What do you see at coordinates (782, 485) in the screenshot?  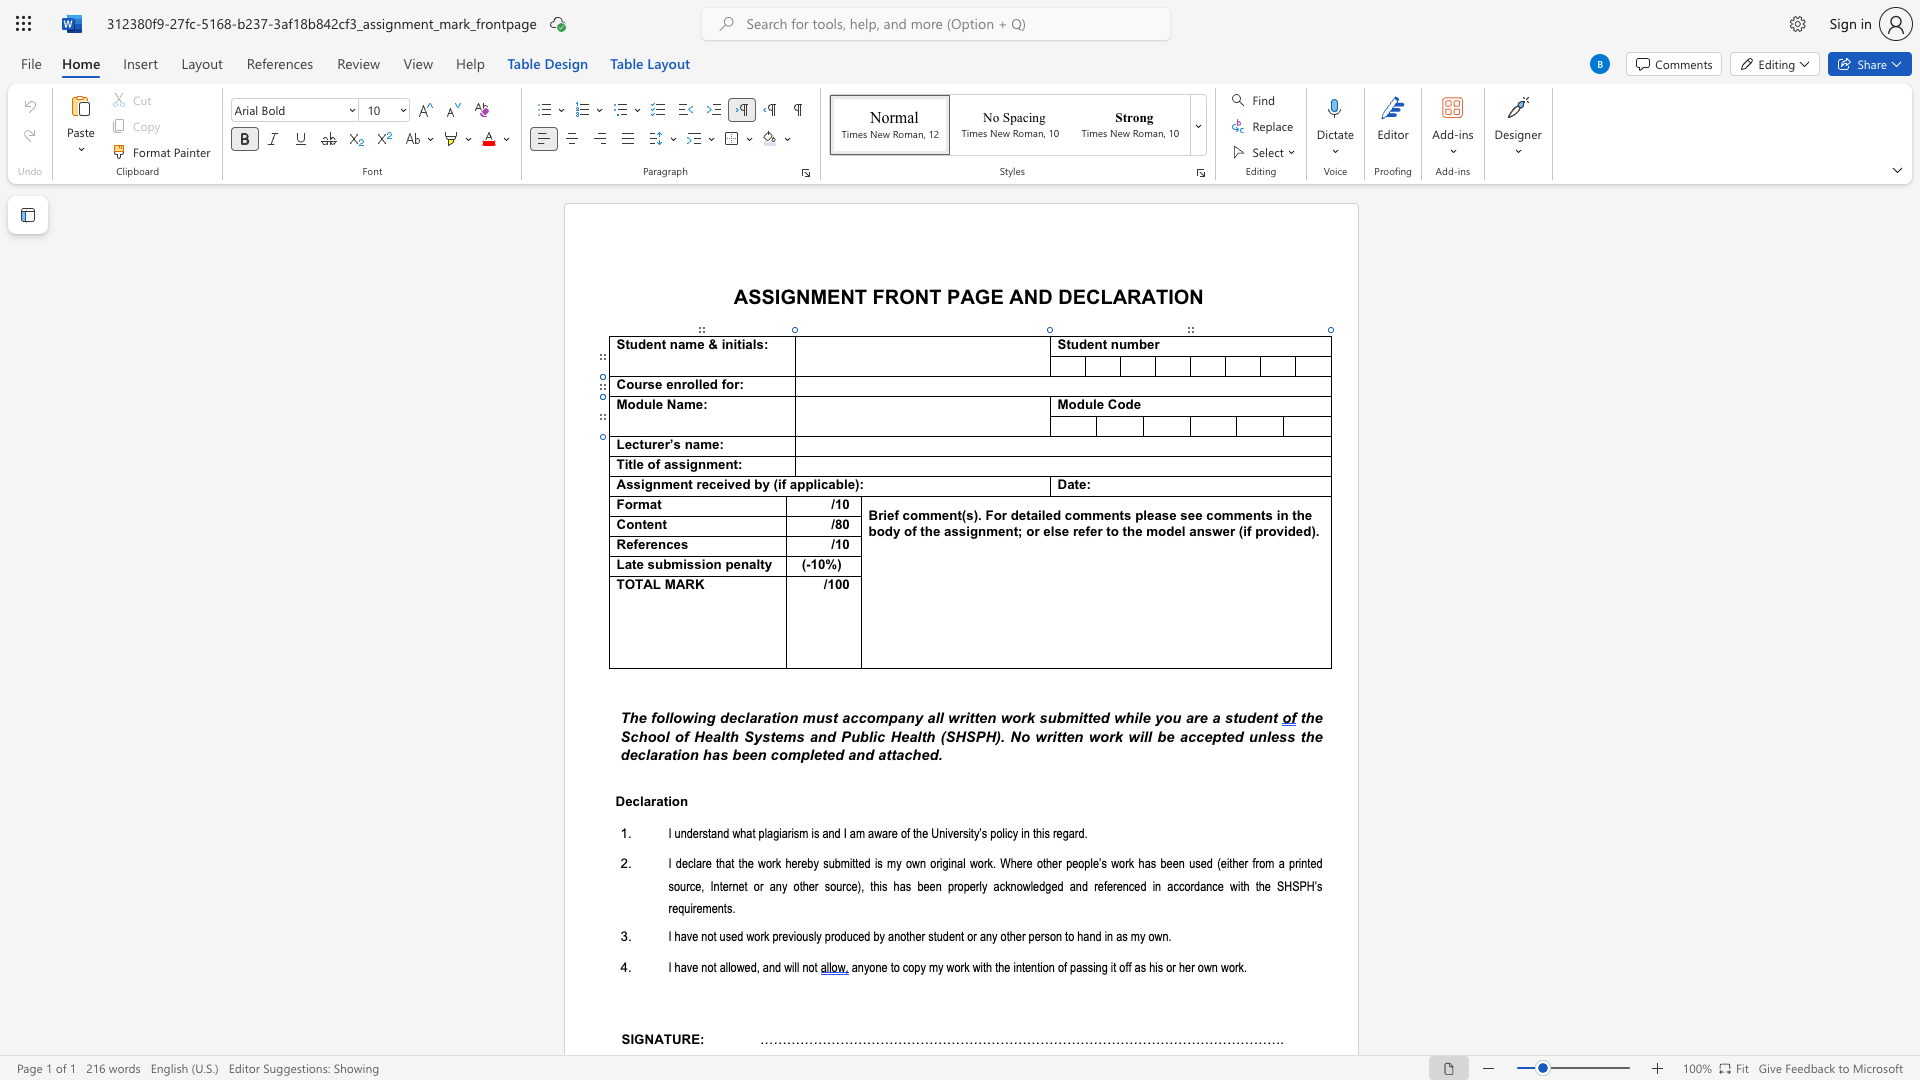 I see `the 1th character "f" in the text` at bounding box center [782, 485].